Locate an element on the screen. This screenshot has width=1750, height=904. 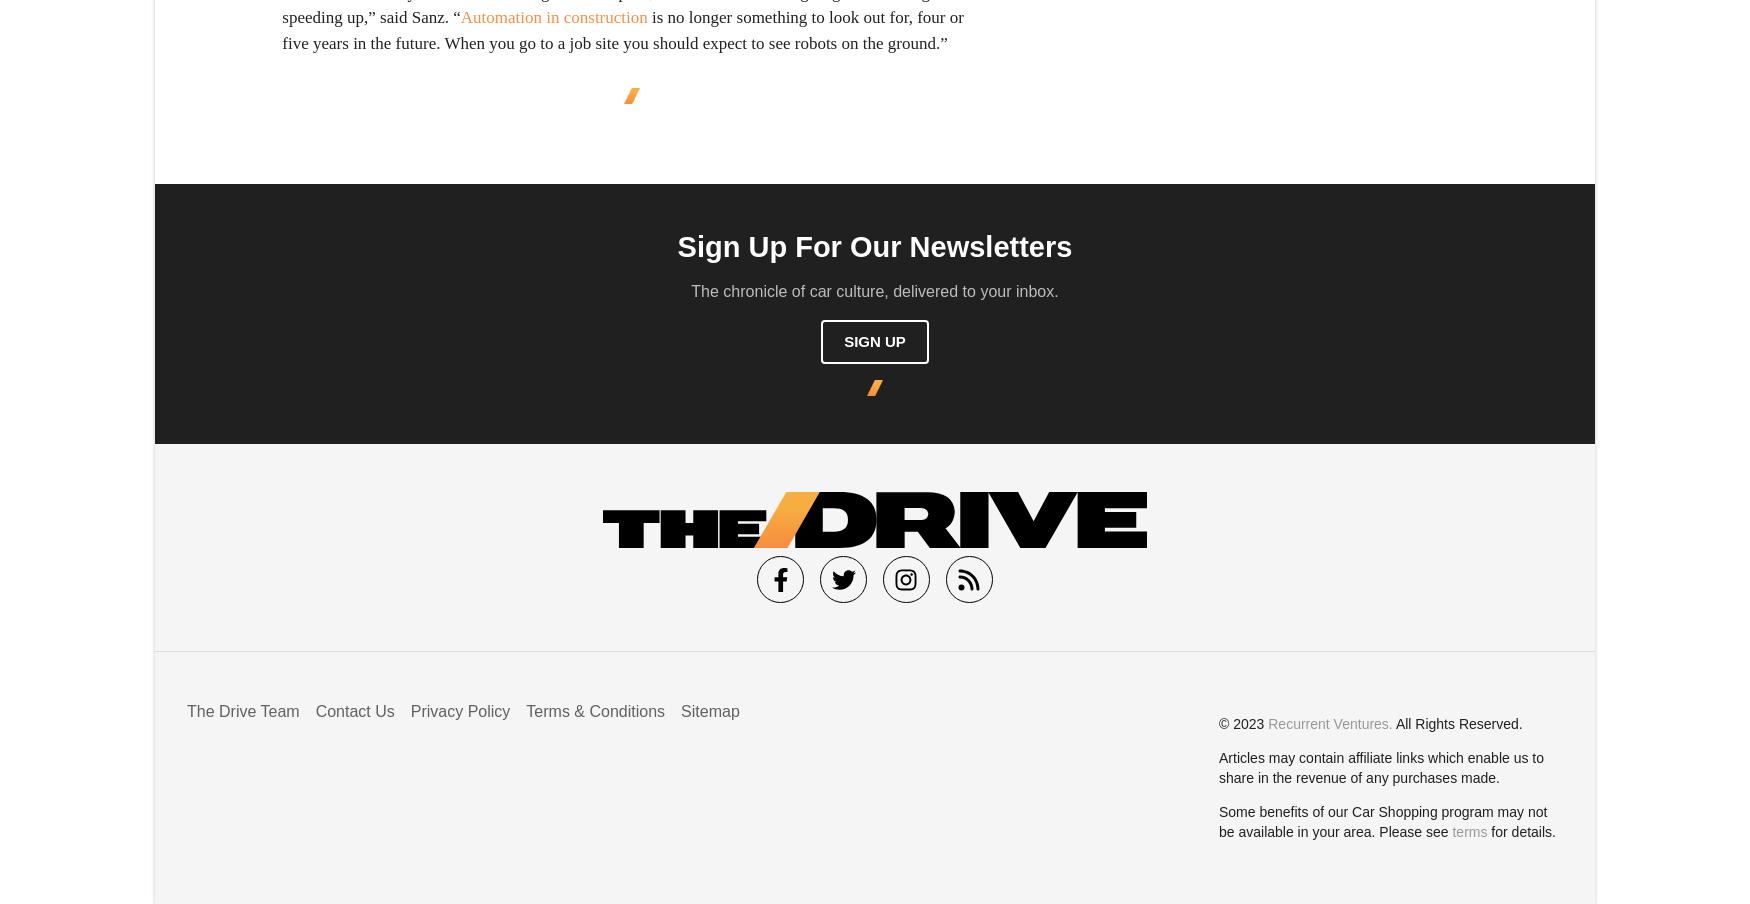
'Automation in construction' is located at coordinates (552, 16).